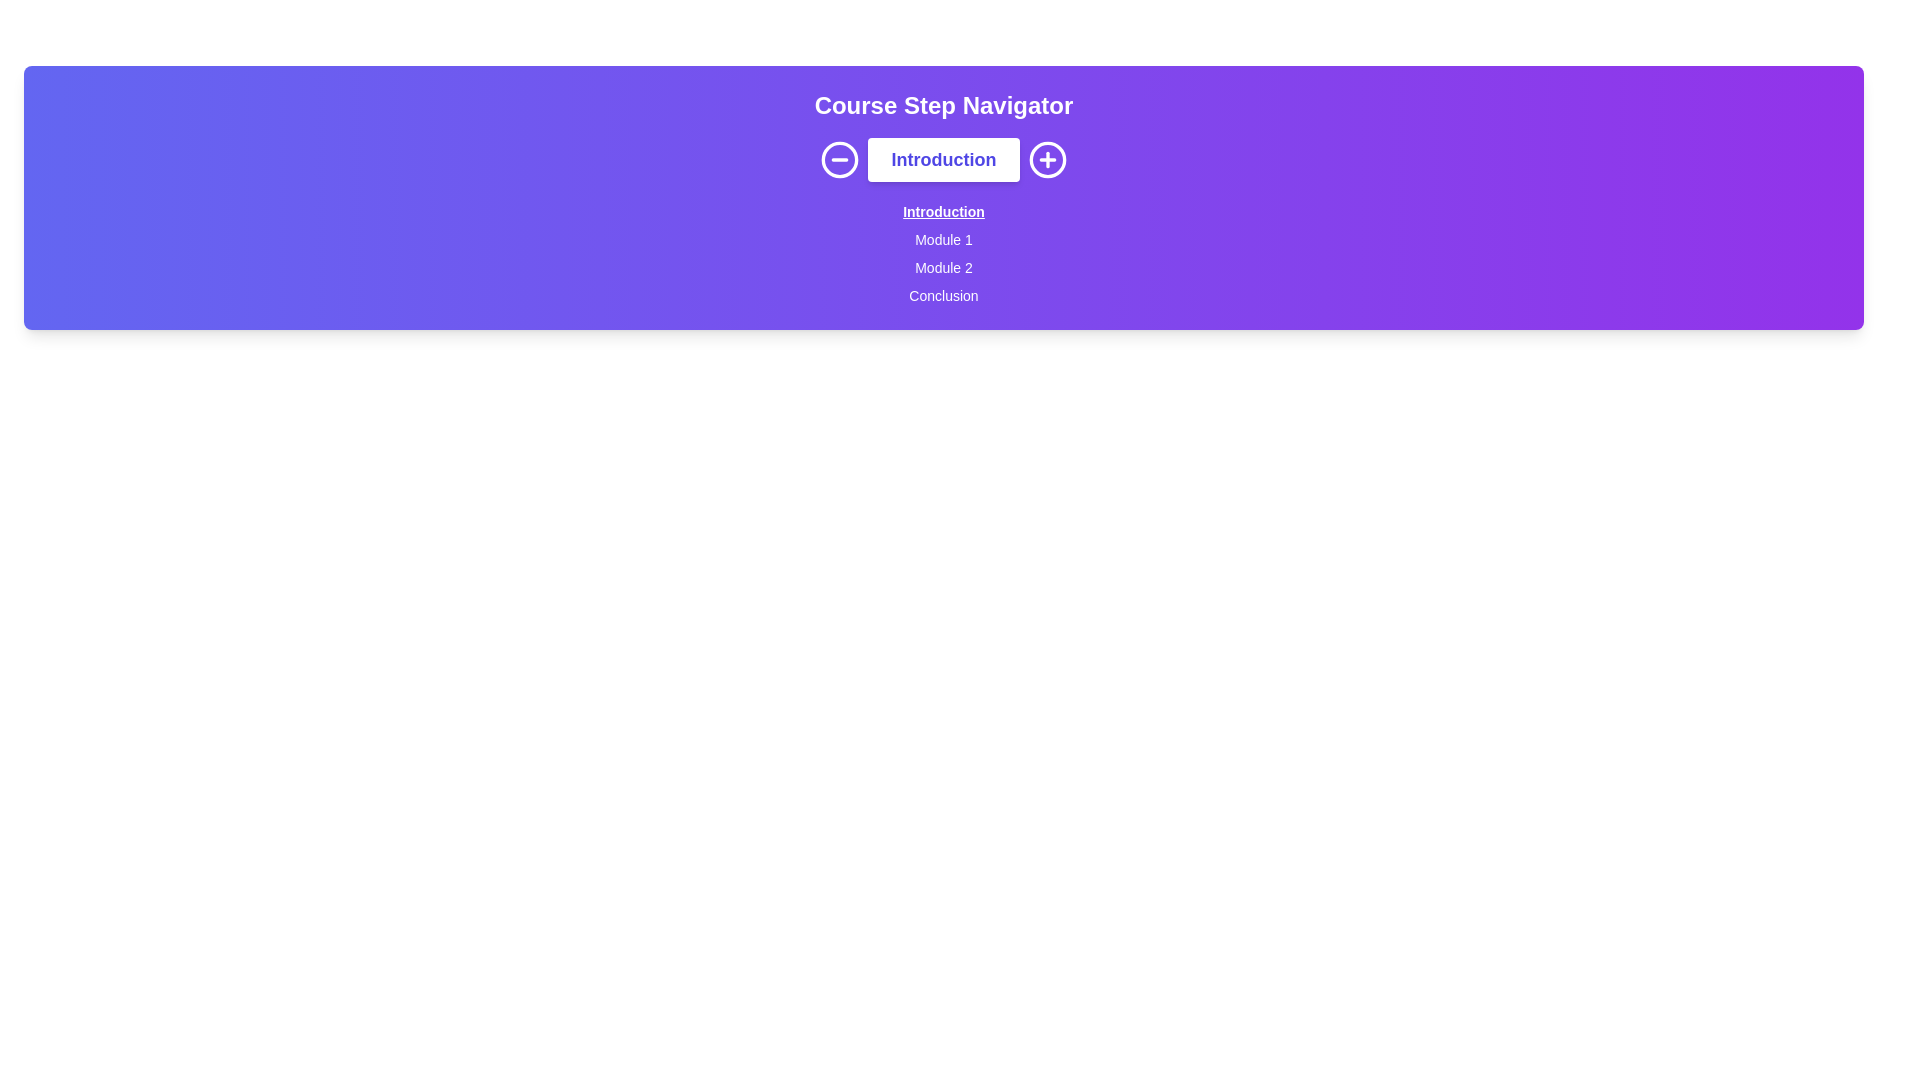  Describe the element at coordinates (839, 158) in the screenshot. I see `the circular button in the top navigation bar` at that location.